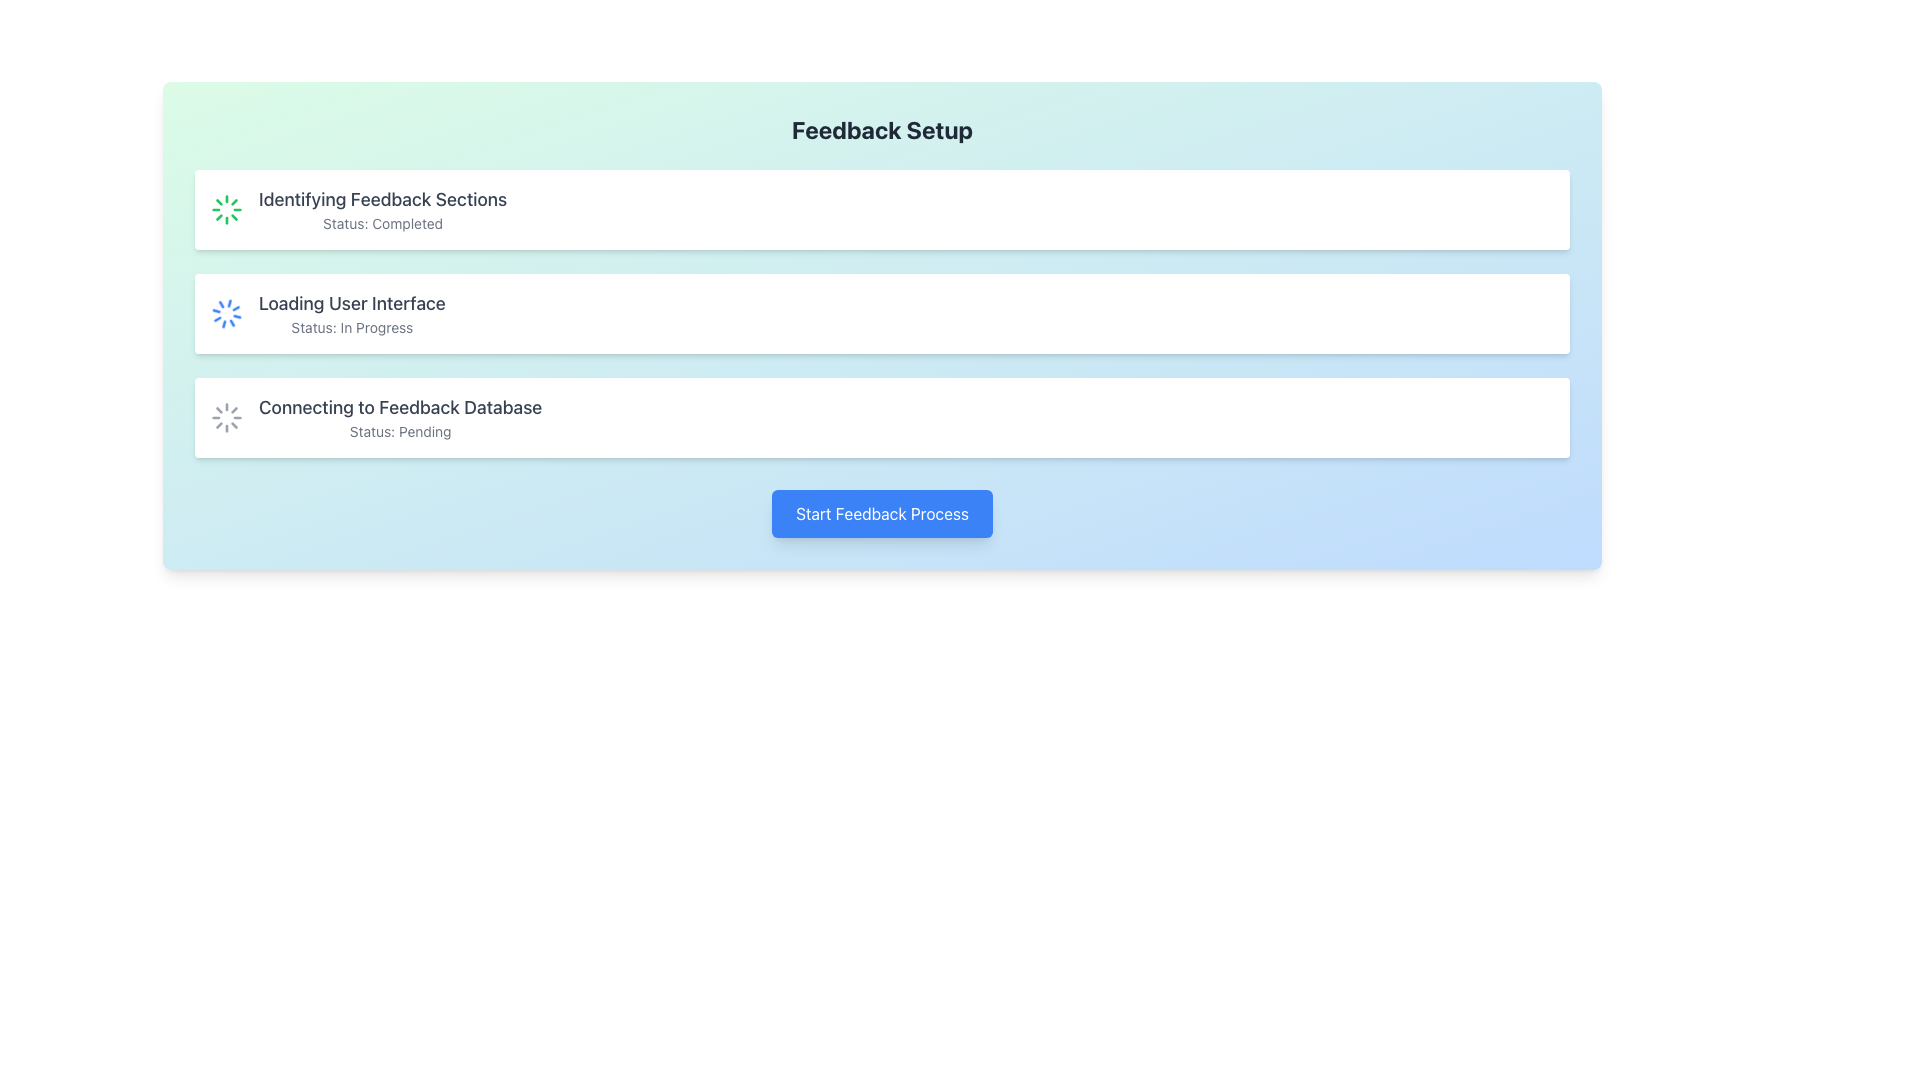 The height and width of the screenshot is (1080, 1920). Describe the element at coordinates (383, 200) in the screenshot. I see `the text element displaying 'Identifying Feedback Sections', which is styled with a large font size and medium weight in gray color, positioned at the top of the feedback tasks list` at that location.